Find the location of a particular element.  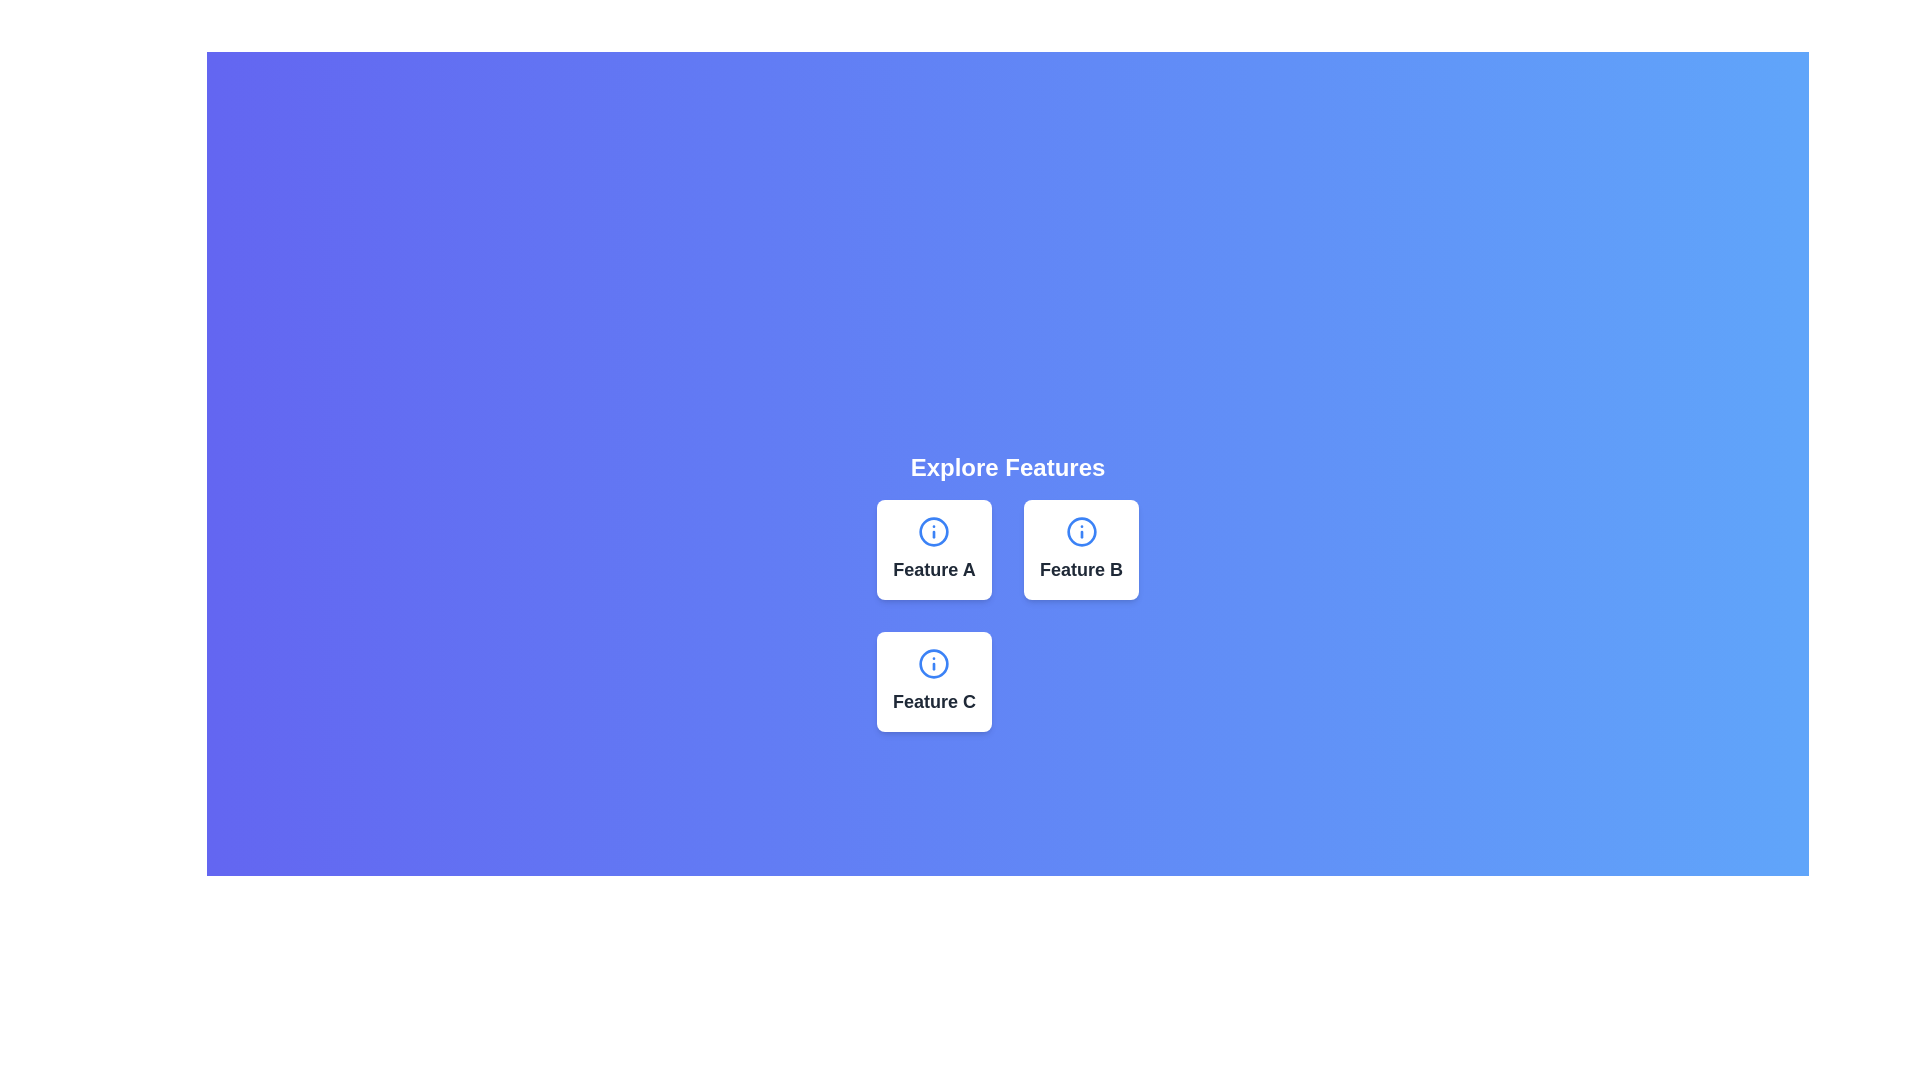

the middle card in the grid is located at coordinates (1080, 550).